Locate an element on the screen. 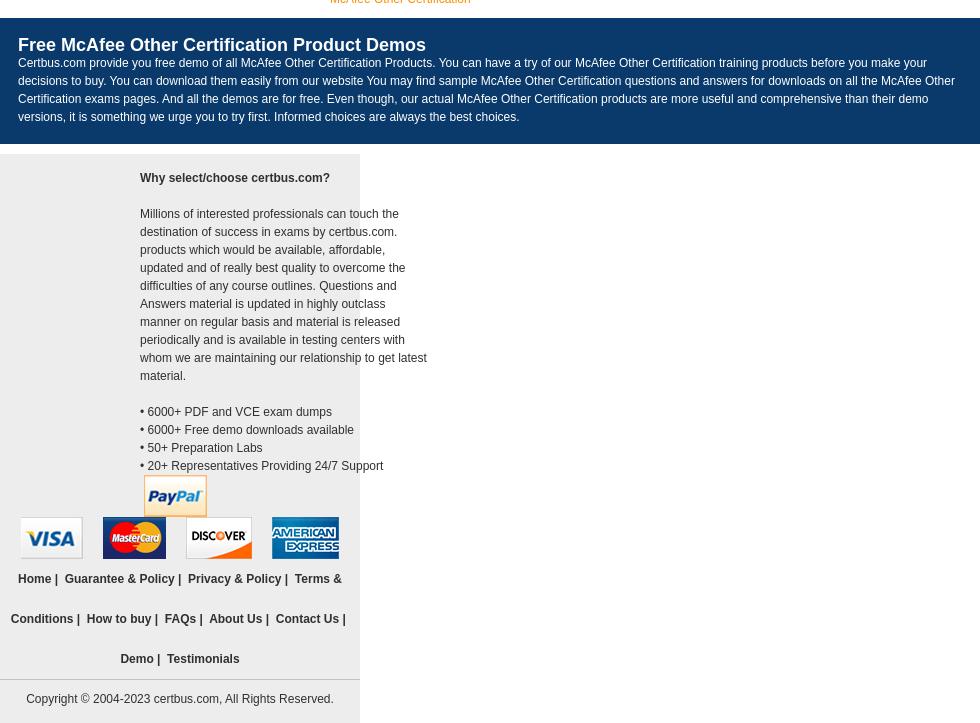 Image resolution: width=980 pixels, height=723 pixels. 'How to buy' is located at coordinates (118, 619).